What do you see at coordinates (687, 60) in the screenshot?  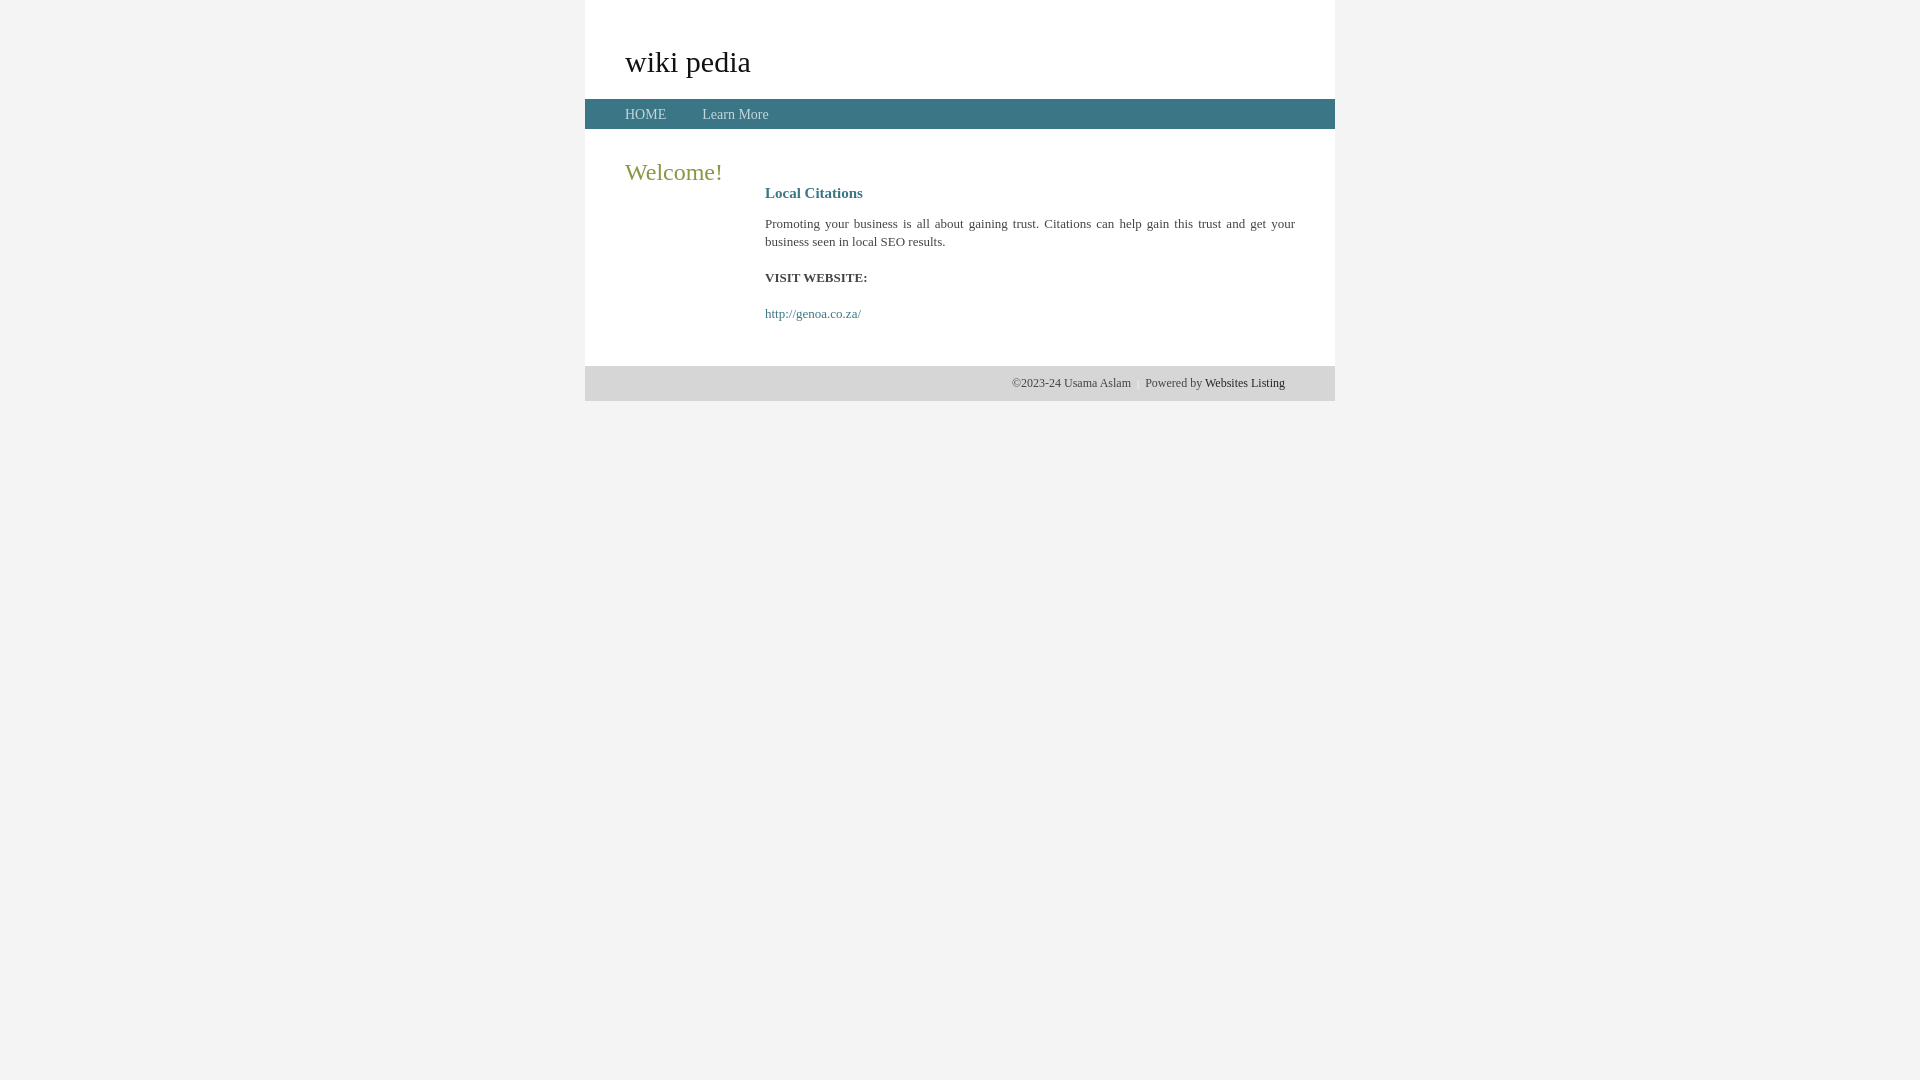 I see `'wiki pedia'` at bounding box center [687, 60].